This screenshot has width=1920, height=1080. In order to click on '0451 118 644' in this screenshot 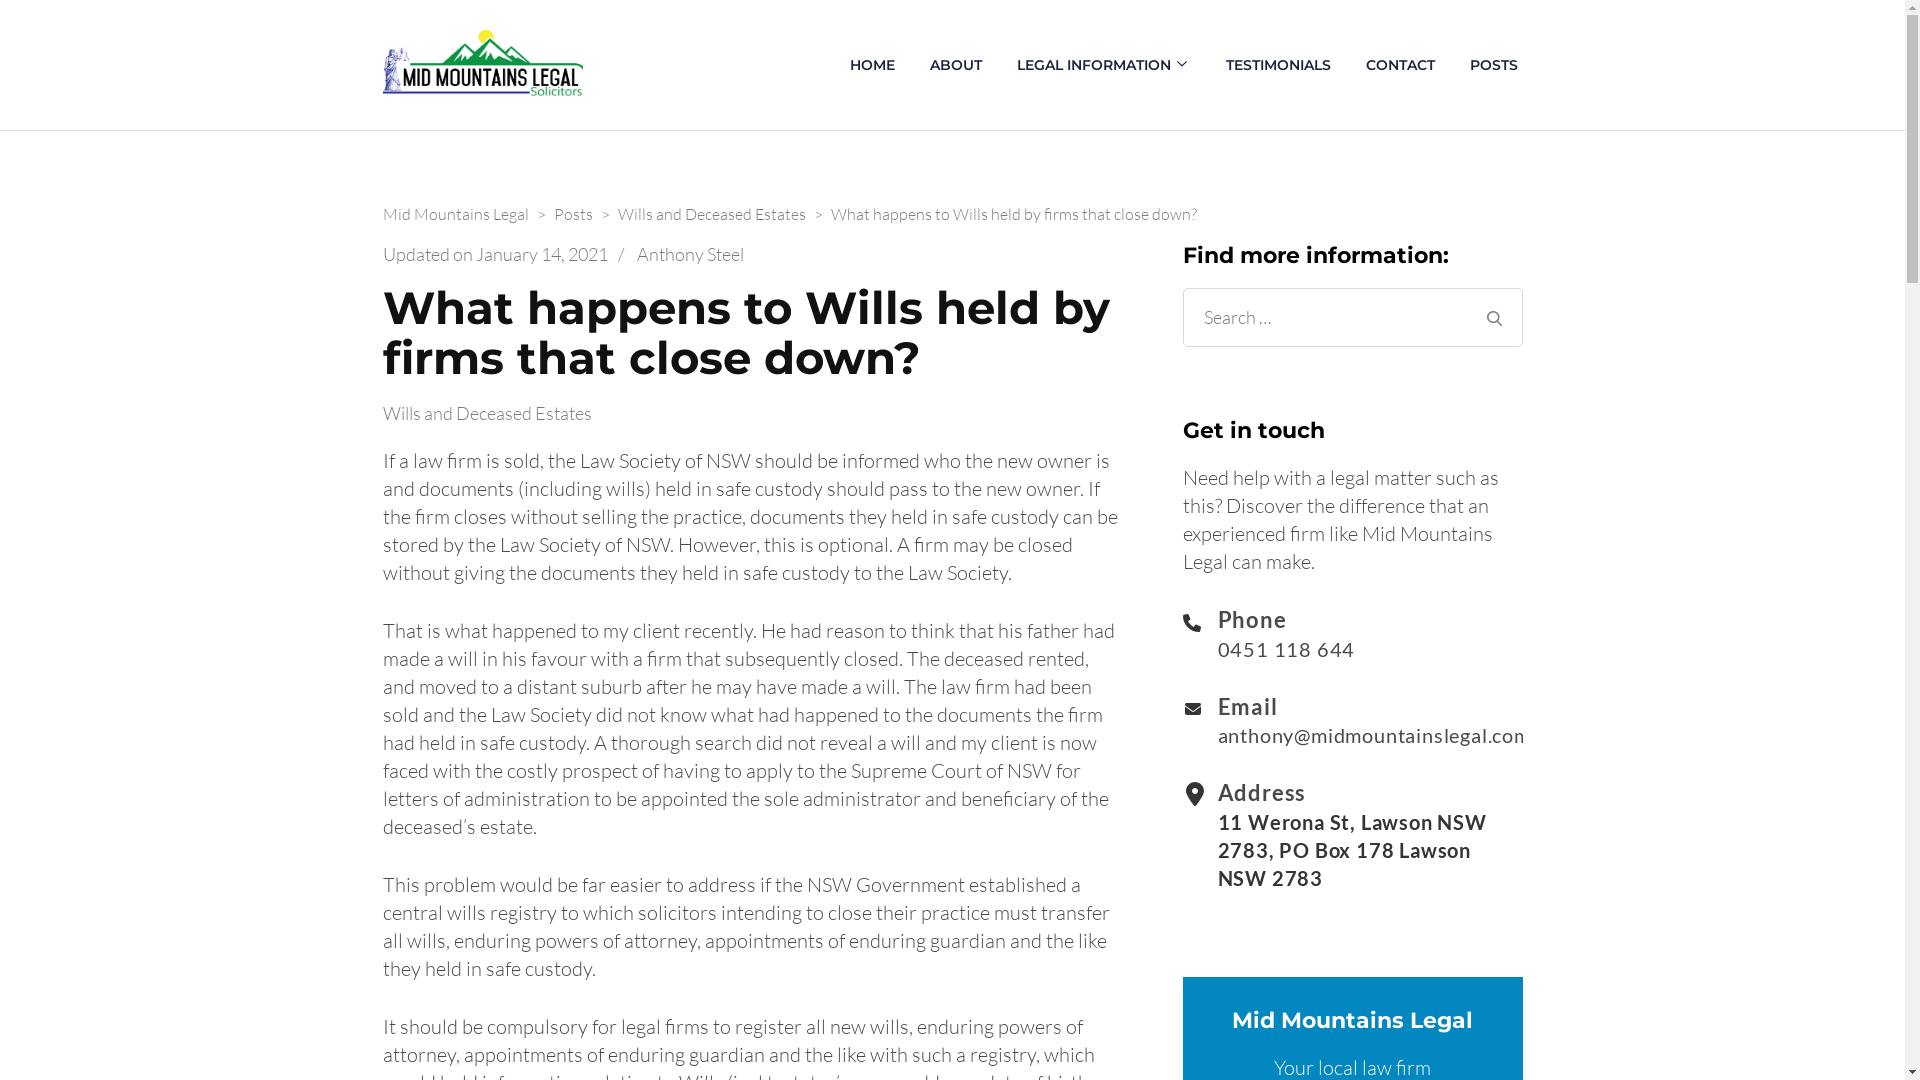, I will do `click(1217, 648)`.